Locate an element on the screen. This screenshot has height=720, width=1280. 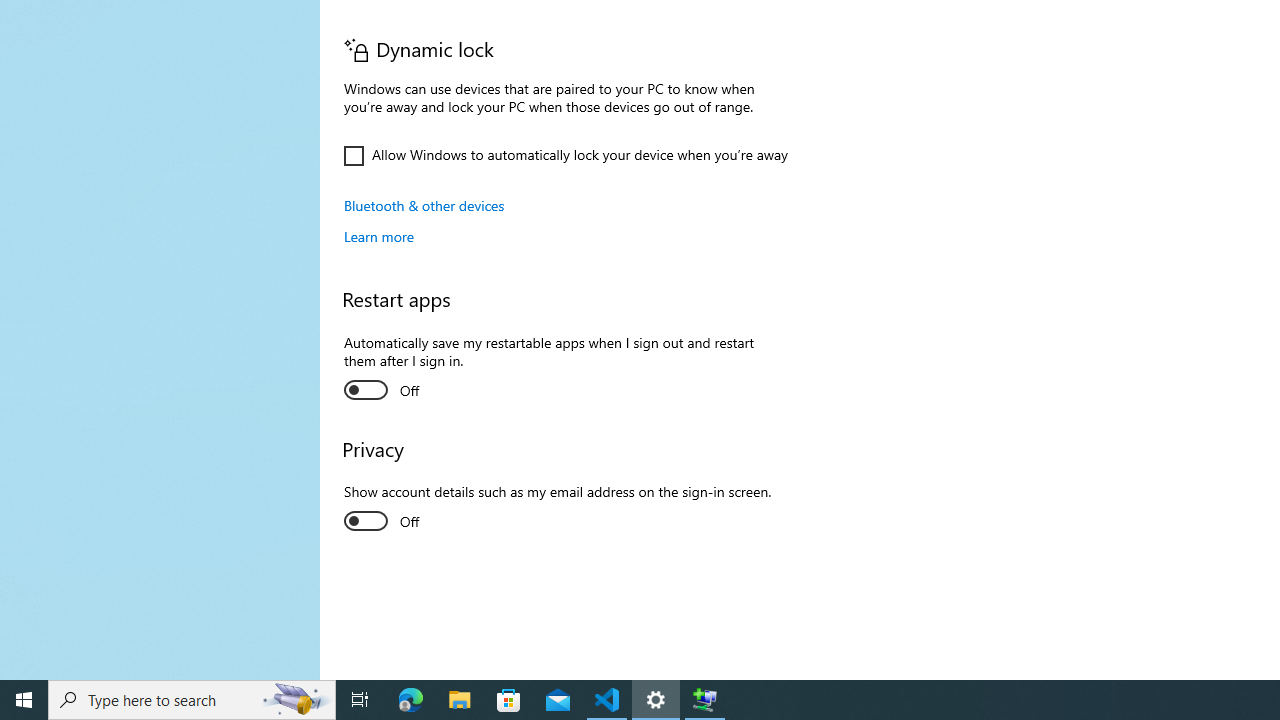
'Learn more' is located at coordinates (379, 235).